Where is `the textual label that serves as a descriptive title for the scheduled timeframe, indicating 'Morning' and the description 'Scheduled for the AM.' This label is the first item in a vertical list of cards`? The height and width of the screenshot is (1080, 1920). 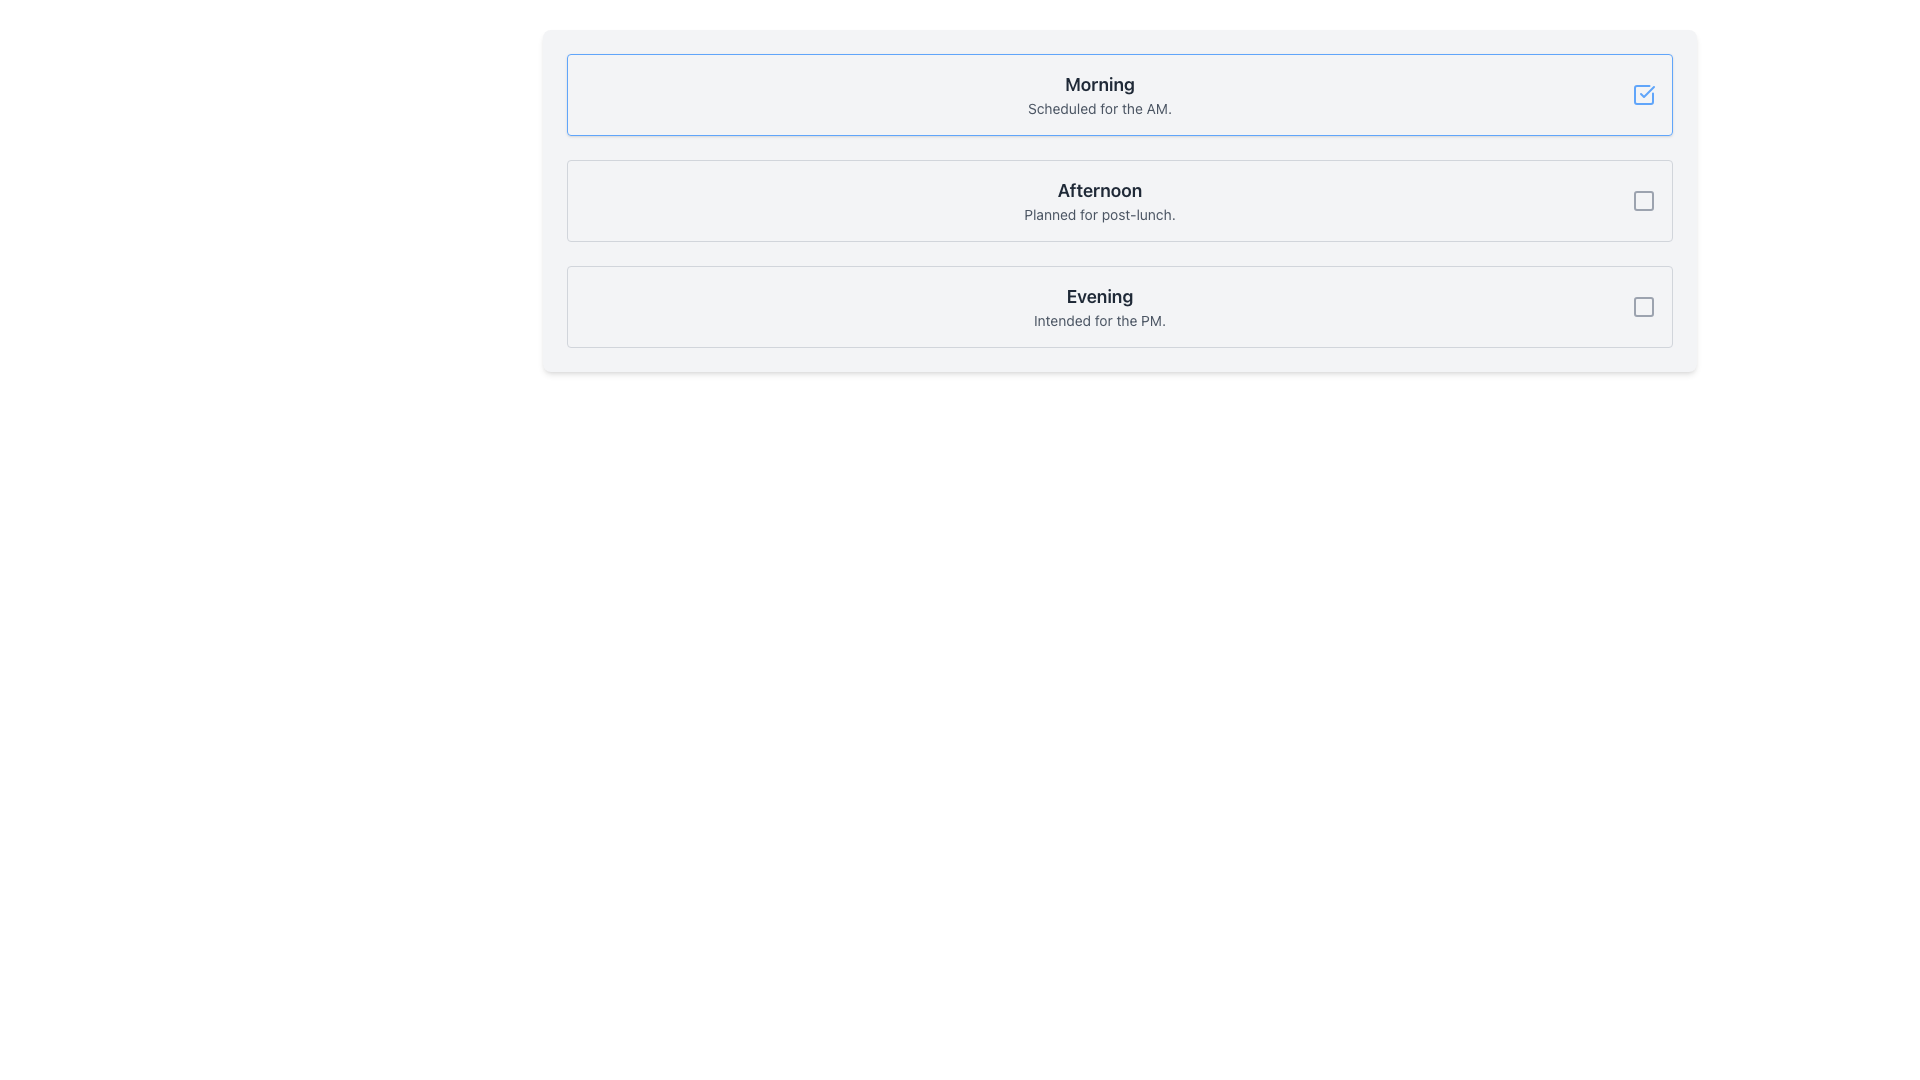
the textual label that serves as a descriptive title for the scheduled timeframe, indicating 'Morning' and the description 'Scheduled for the AM.' This label is the first item in a vertical list of cards is located at coordinates (1098, 95).